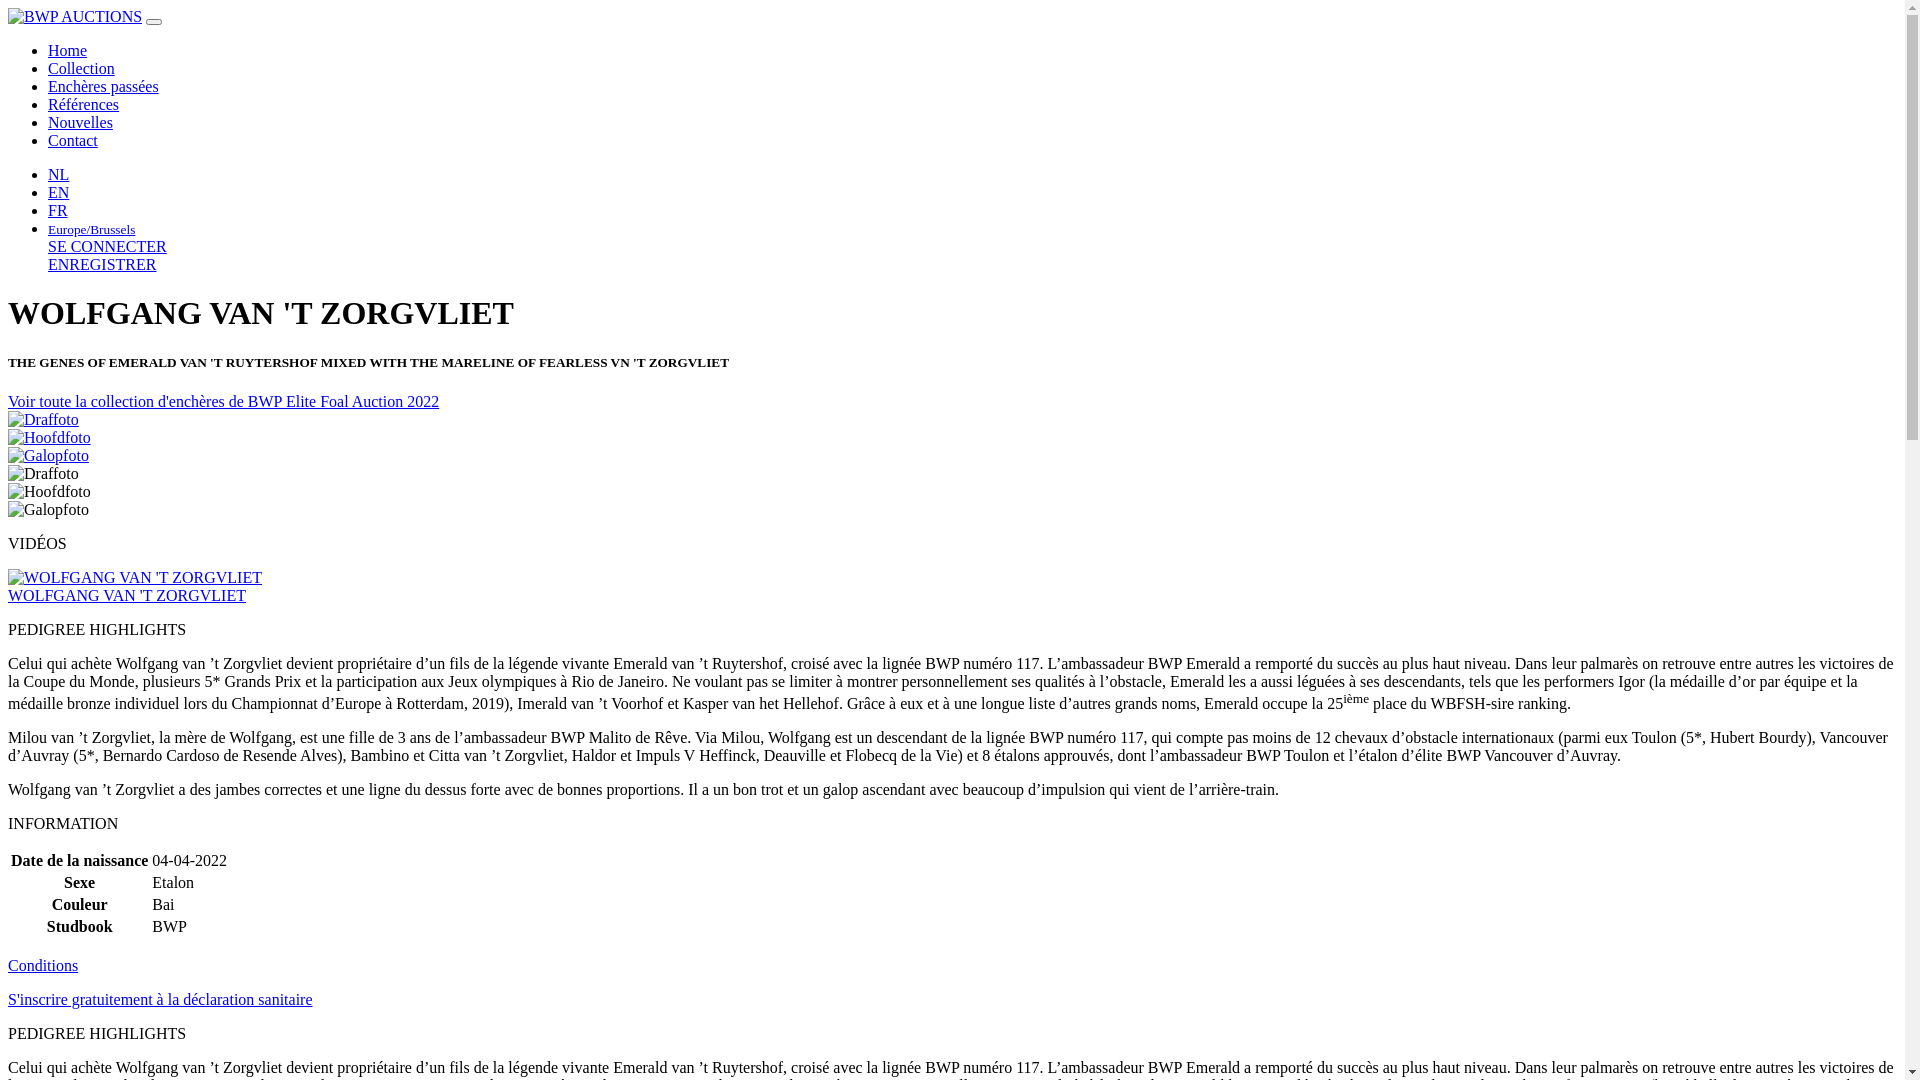 The height and width of the screenshot is (1080, 1920). Describe the element at coordinates (43, 964) in the screenshot. I see `'Conditions'` at that location.